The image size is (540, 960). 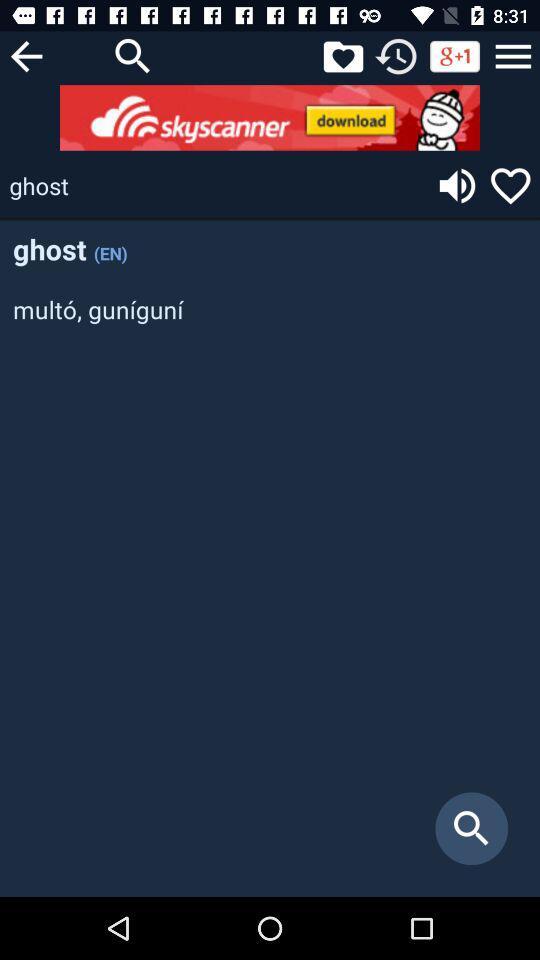 What do you see at coordinates (396, 55) in the screenshot?
I see `the history icon` at bounding box center [396, 55].